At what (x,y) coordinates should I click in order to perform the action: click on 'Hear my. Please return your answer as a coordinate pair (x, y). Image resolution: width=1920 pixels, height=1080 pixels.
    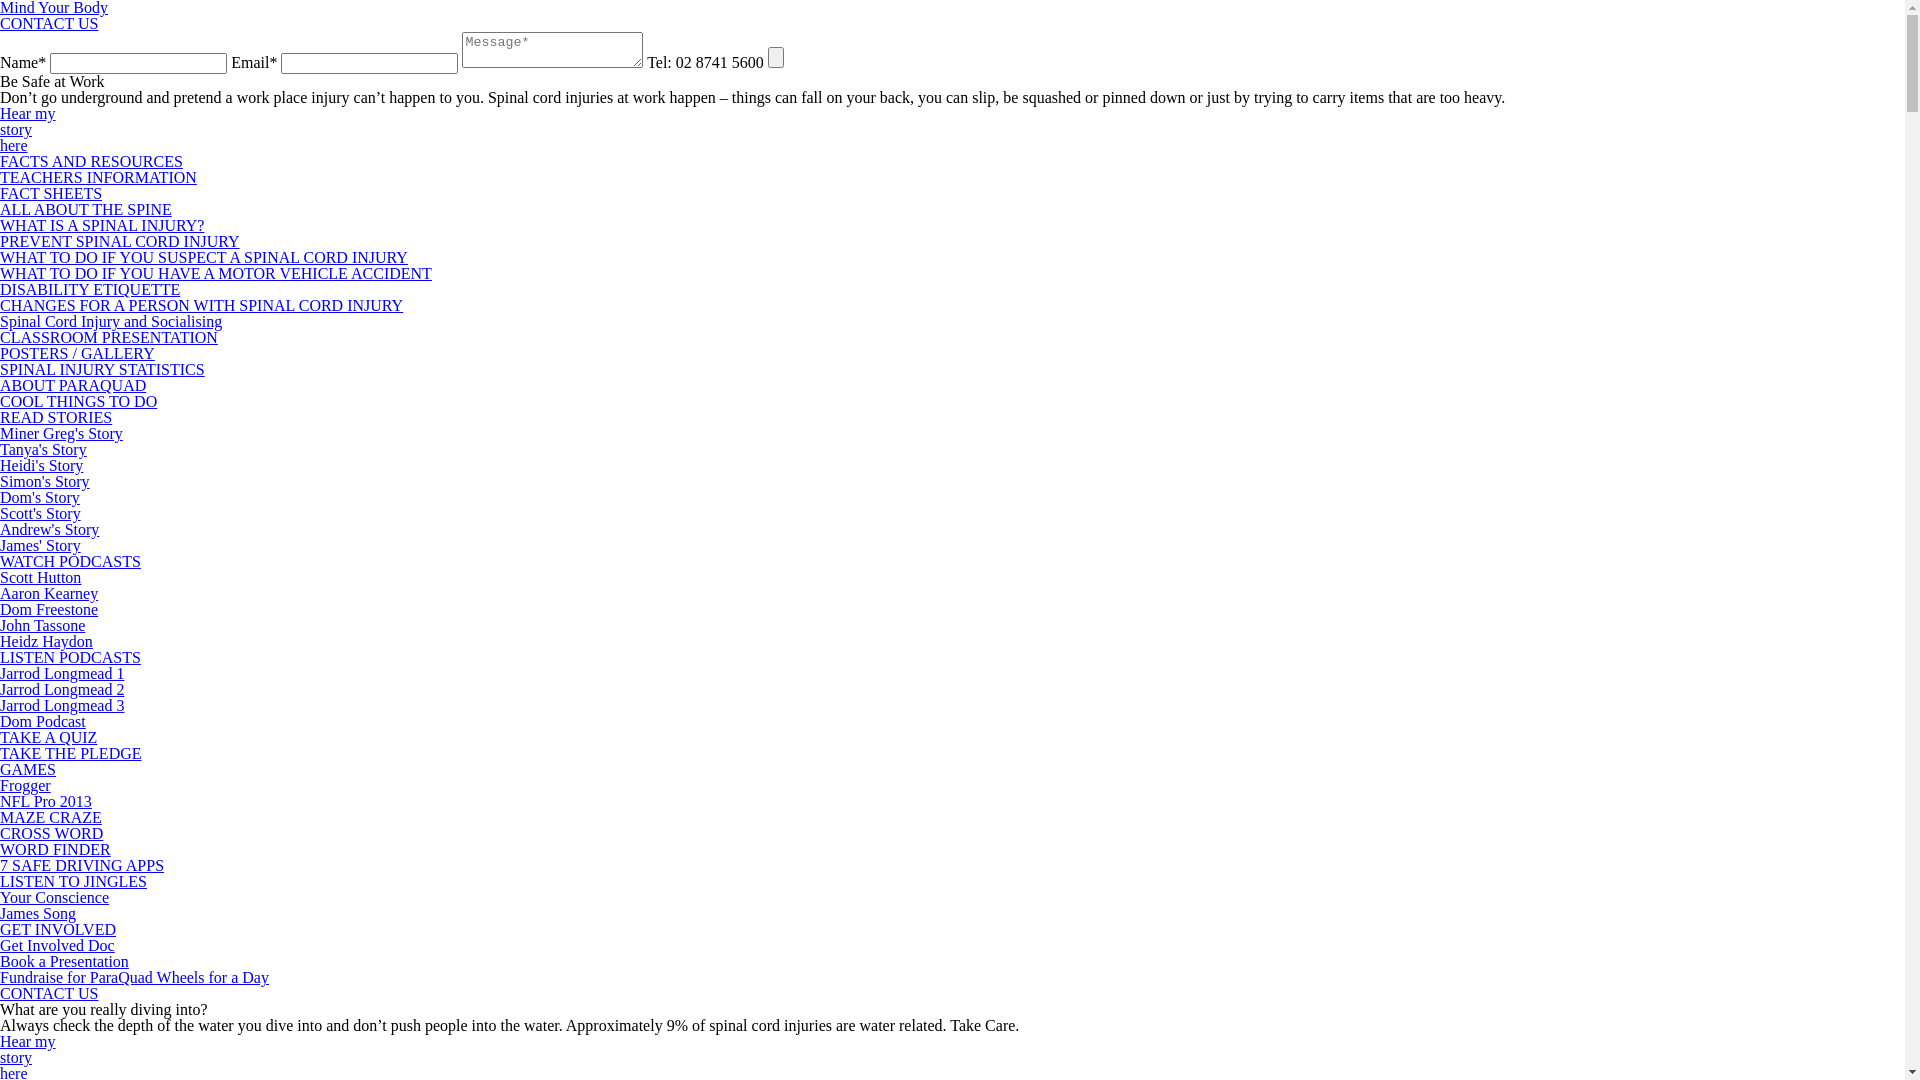
    Looking at the image, I should click on (28, 129).